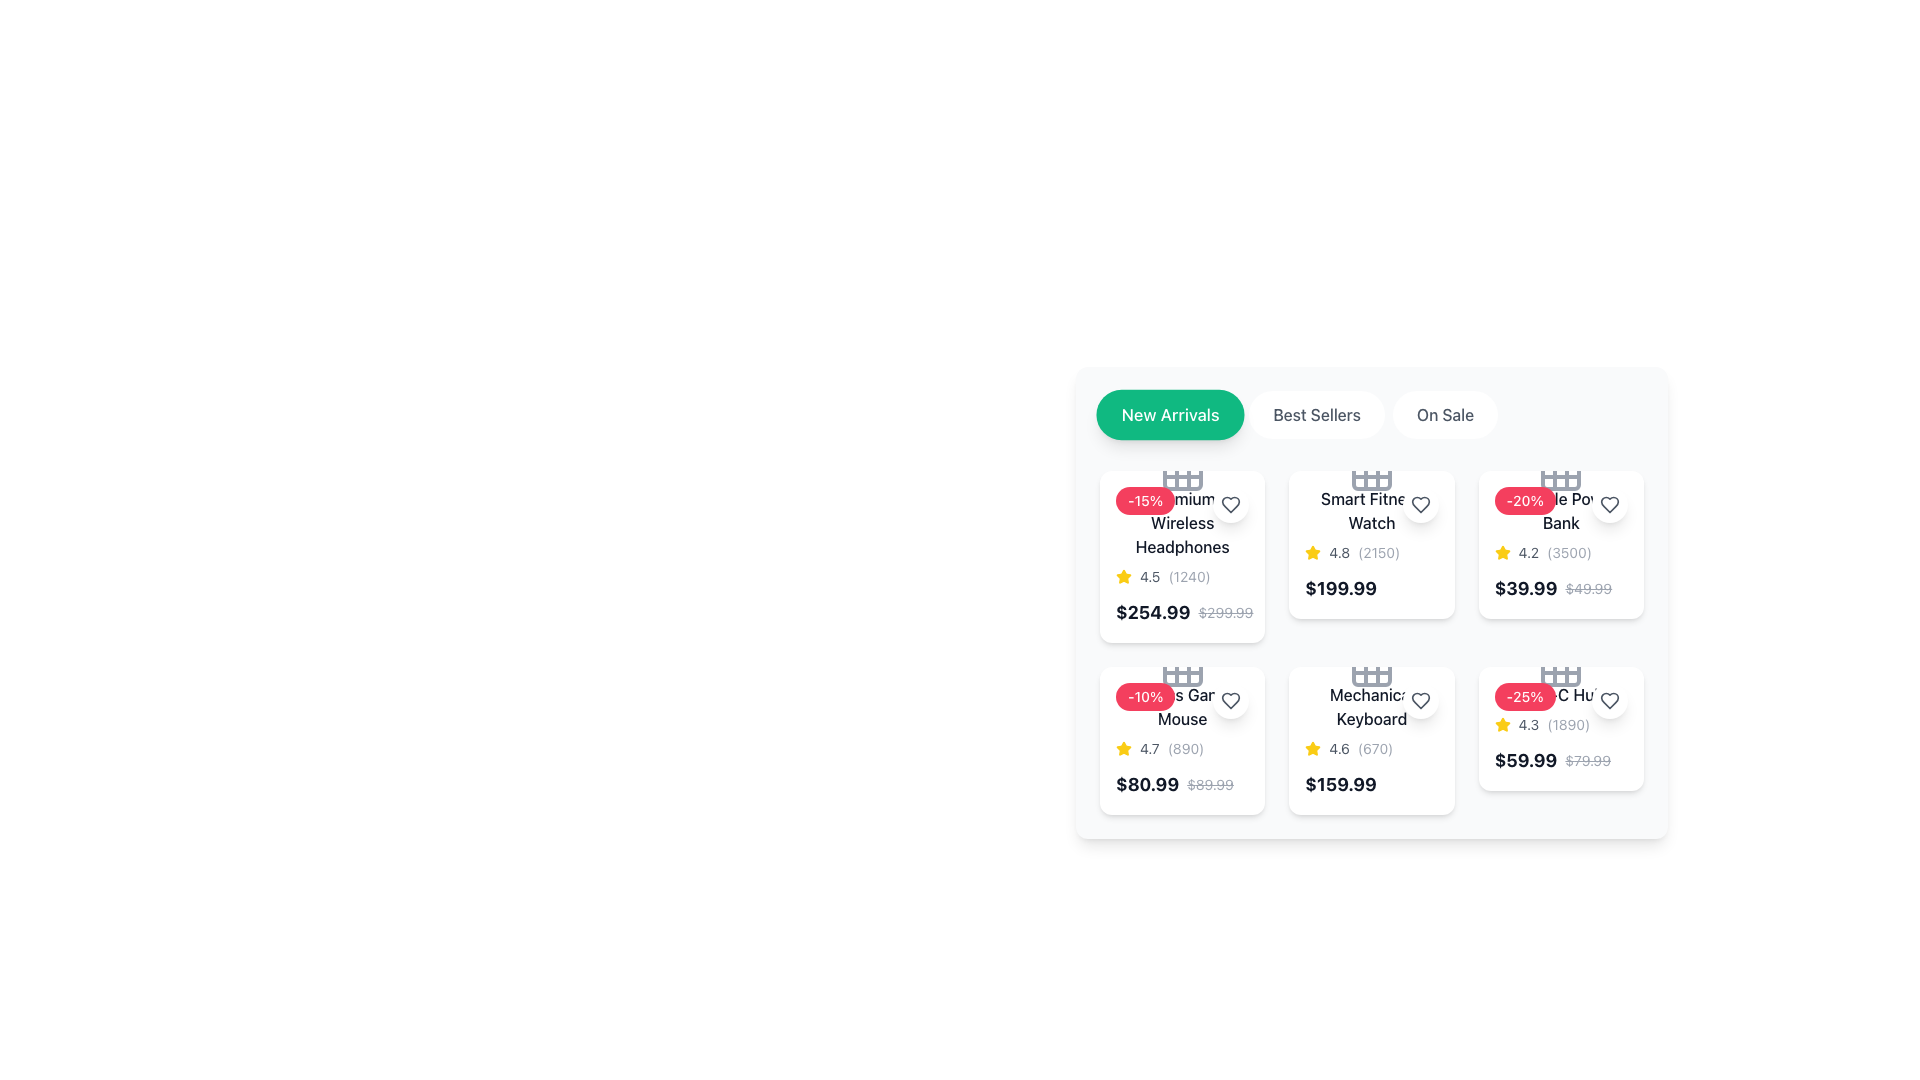 The width and height of the screenshot is (1920, 1080). I want to click on the grid-like icon above the 'Wireless Headphones' text in the 'New Arrivals' section, so click(1182, 470).